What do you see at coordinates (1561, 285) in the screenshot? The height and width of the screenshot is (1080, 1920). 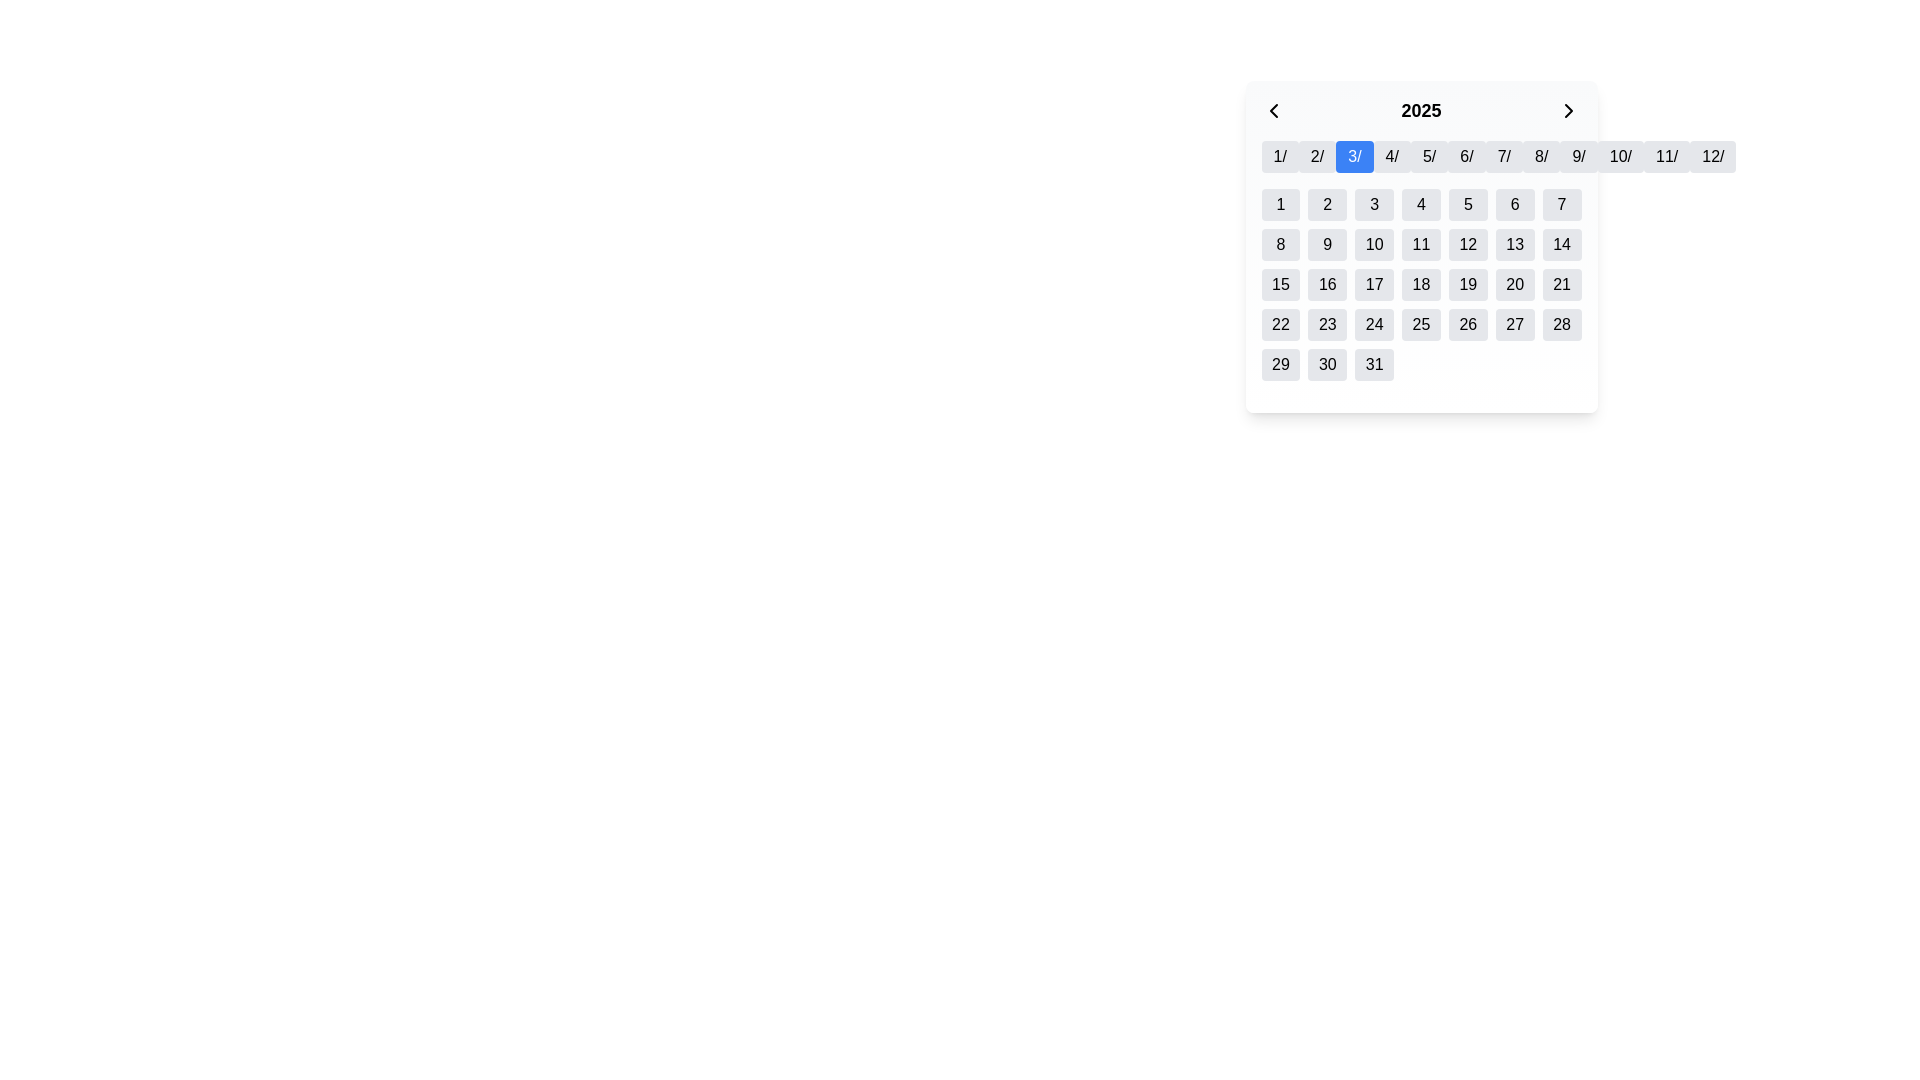 I see `the calendar button that allows users to select the day '21', located in the third row and seventh column of the calendar grid` at bounding box center [1561, 285].